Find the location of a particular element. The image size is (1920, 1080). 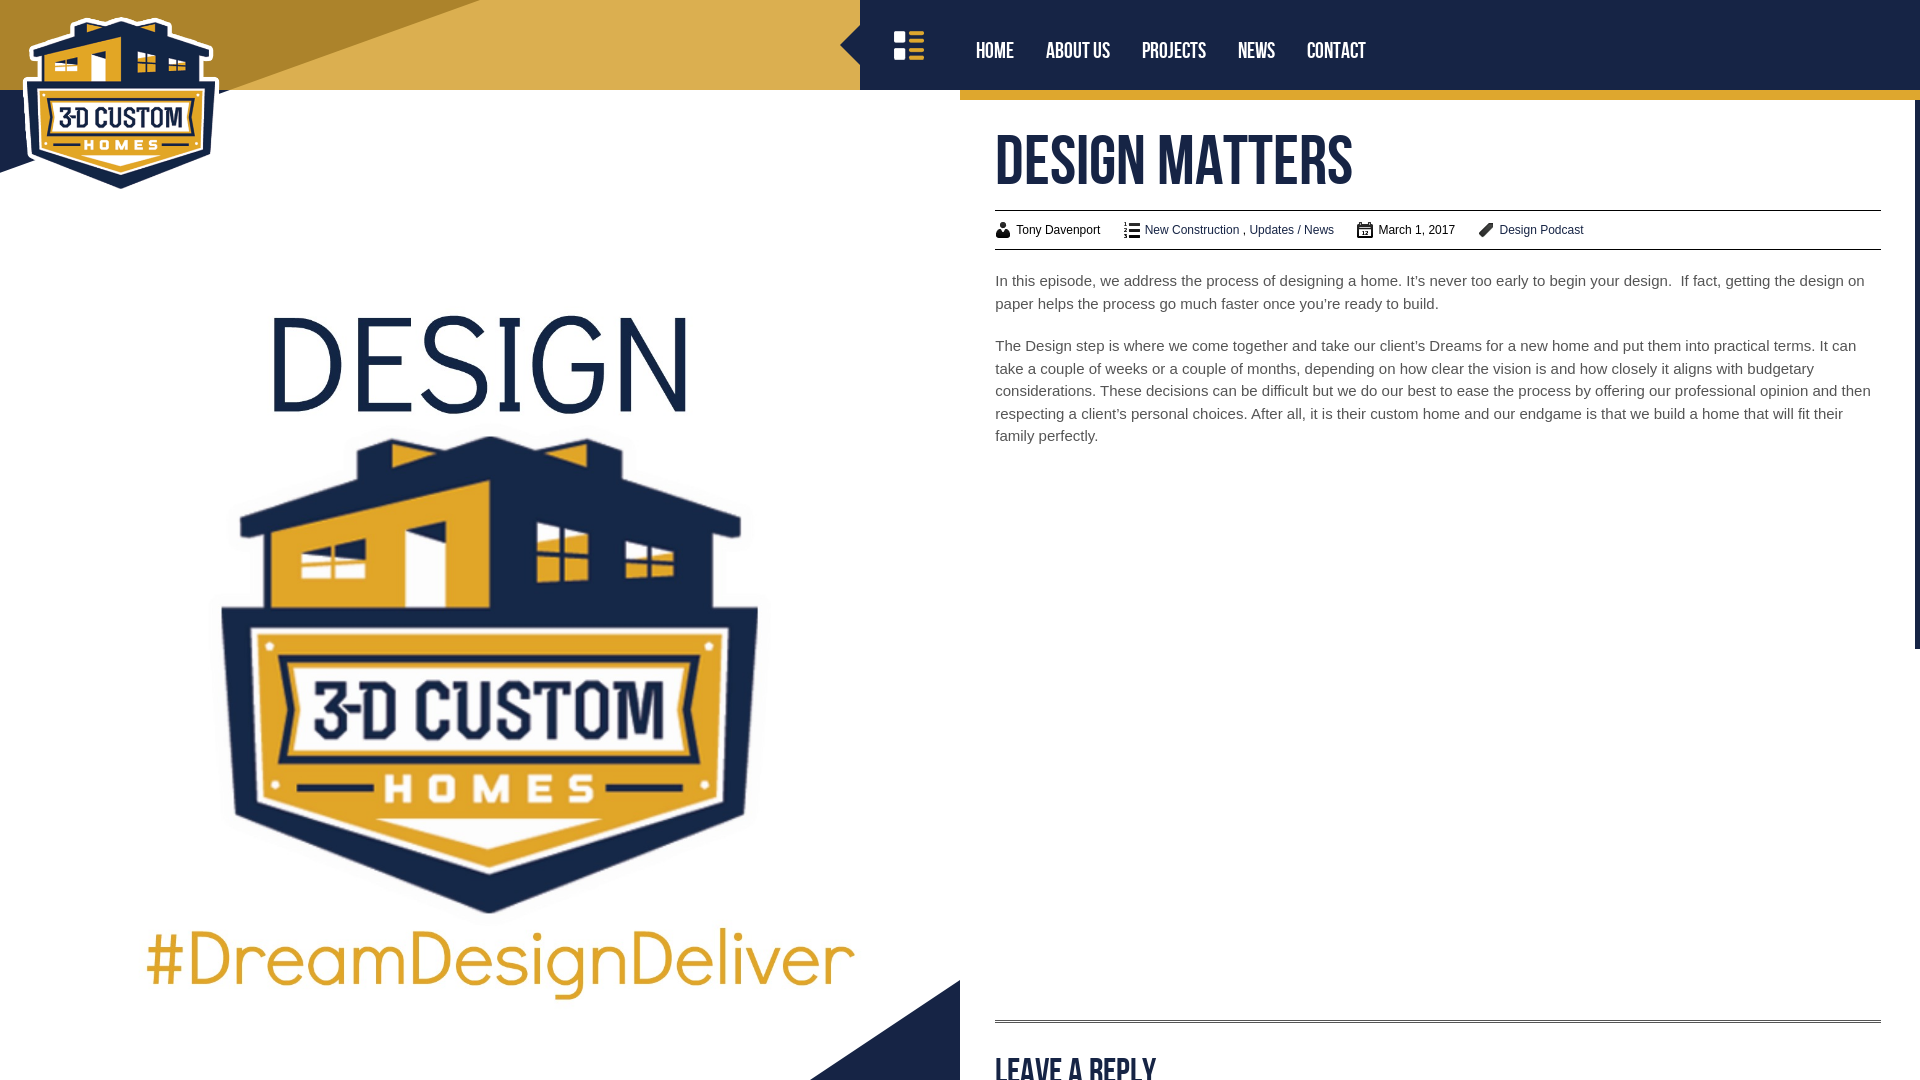

'Contact' is located at coordinates (1336, 49).